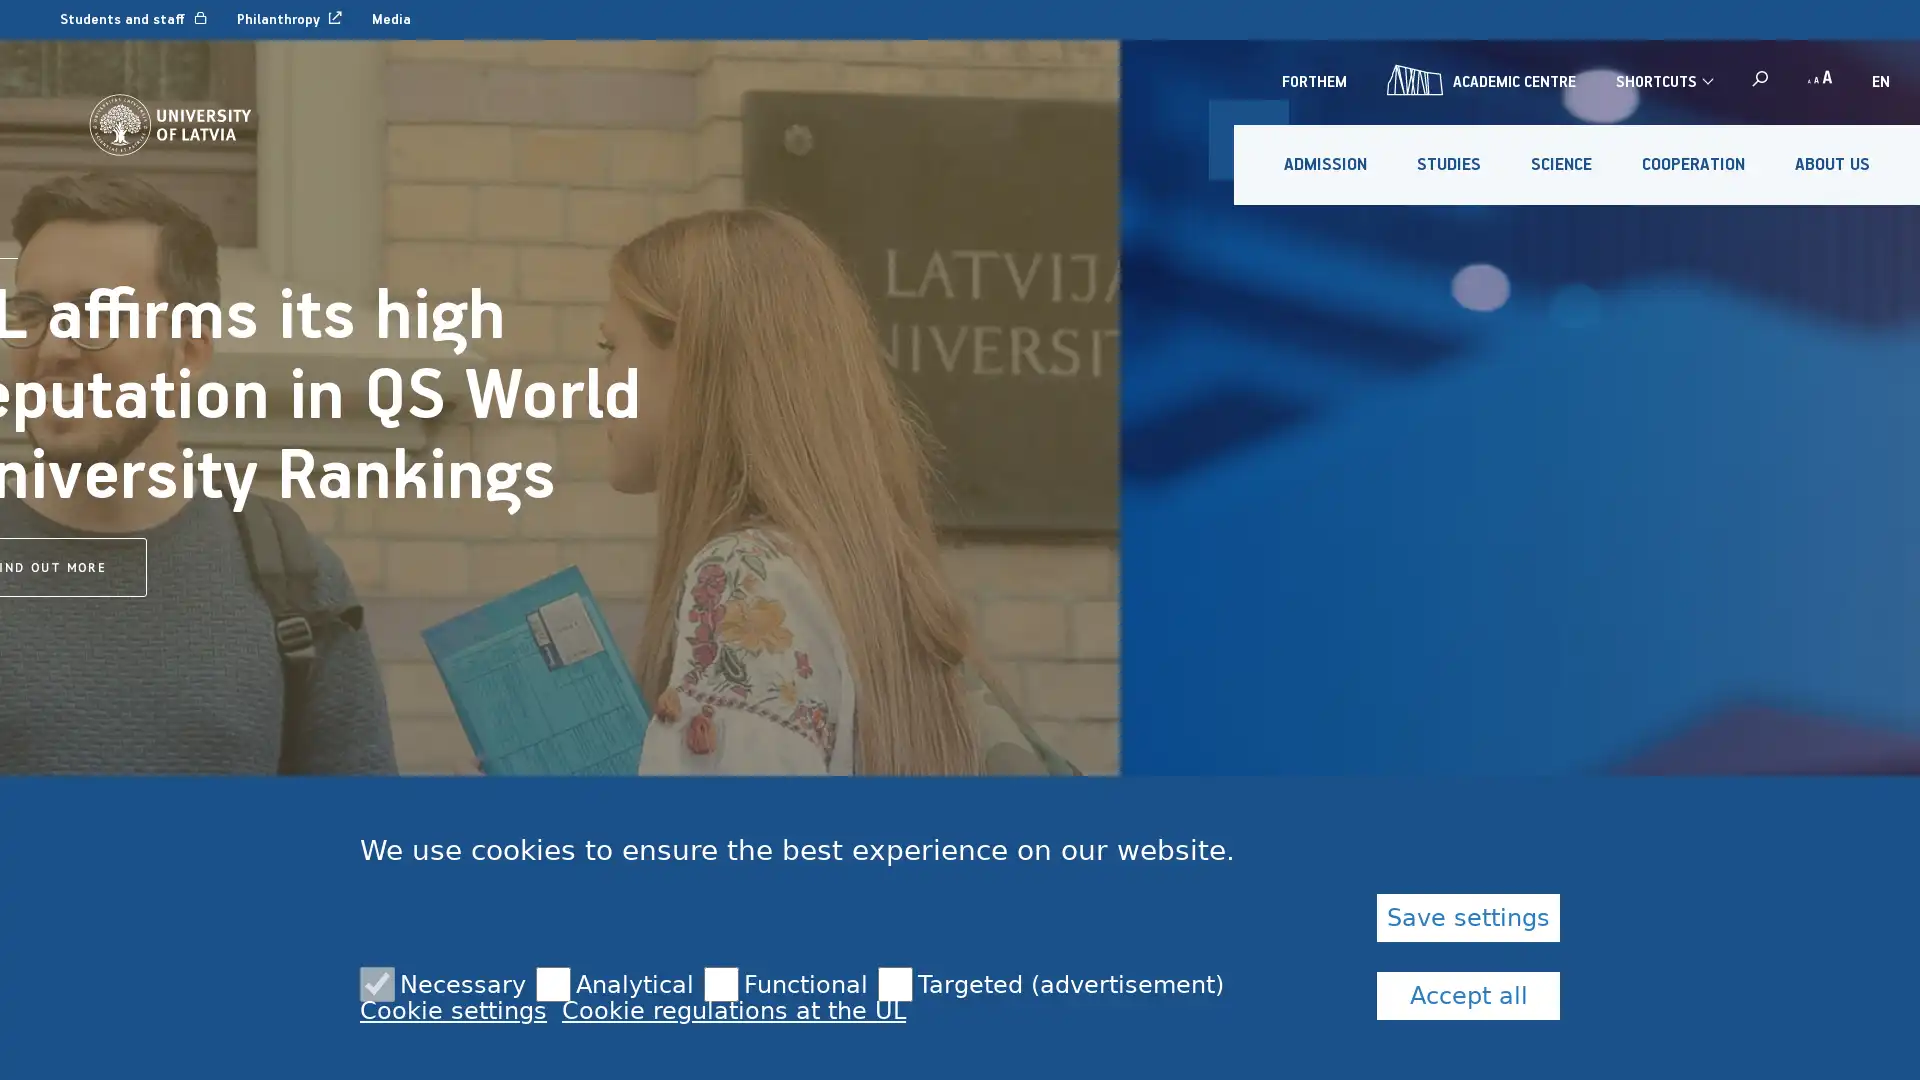 The height and width of the screenshot is (1080, 1920). What do you see at coordinates (1449, 164) in the screenshot?
I see `STUDIES` at bounding box center [1449, 164].